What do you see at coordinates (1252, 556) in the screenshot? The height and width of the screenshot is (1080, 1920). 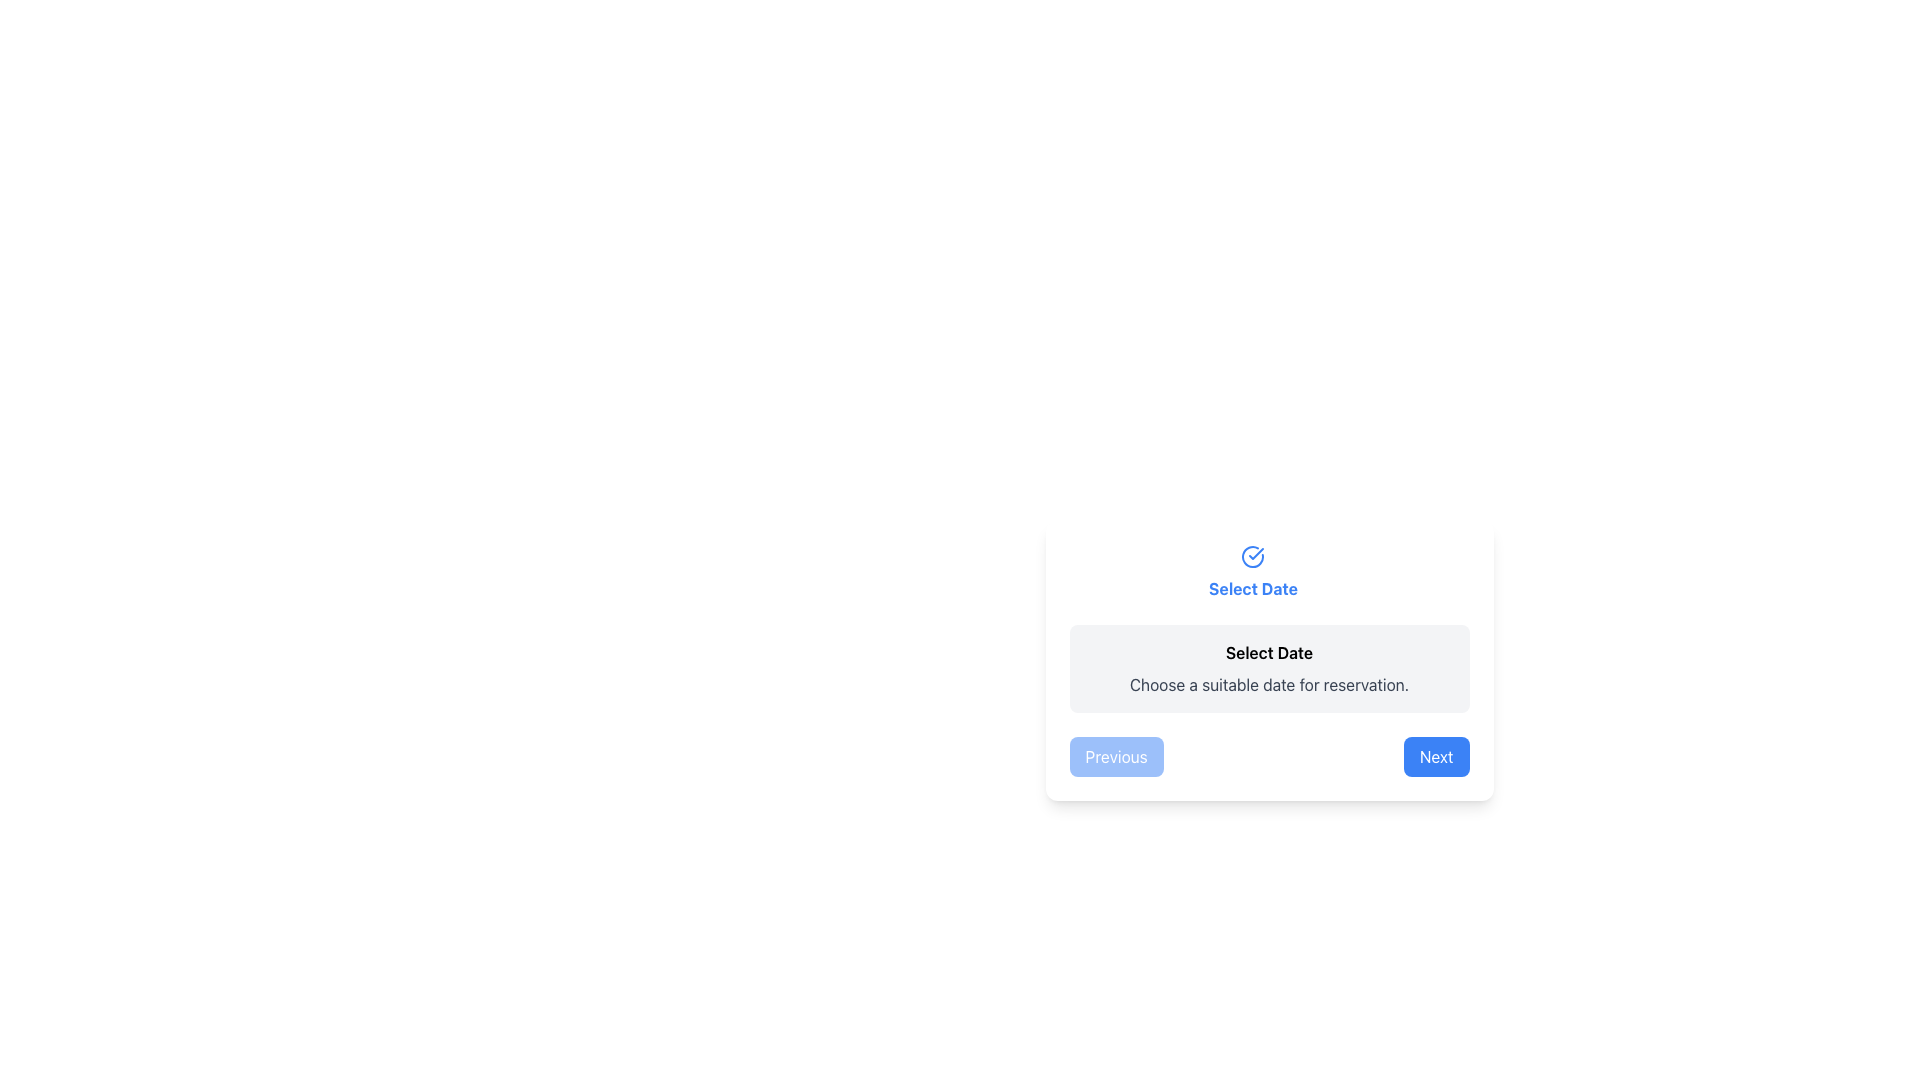 I see `the circular checkmark icon, which is styled as a blue stroked circle with a checkmark inside, located above the text 'Select Date'` at bounding box center [1252, 556].